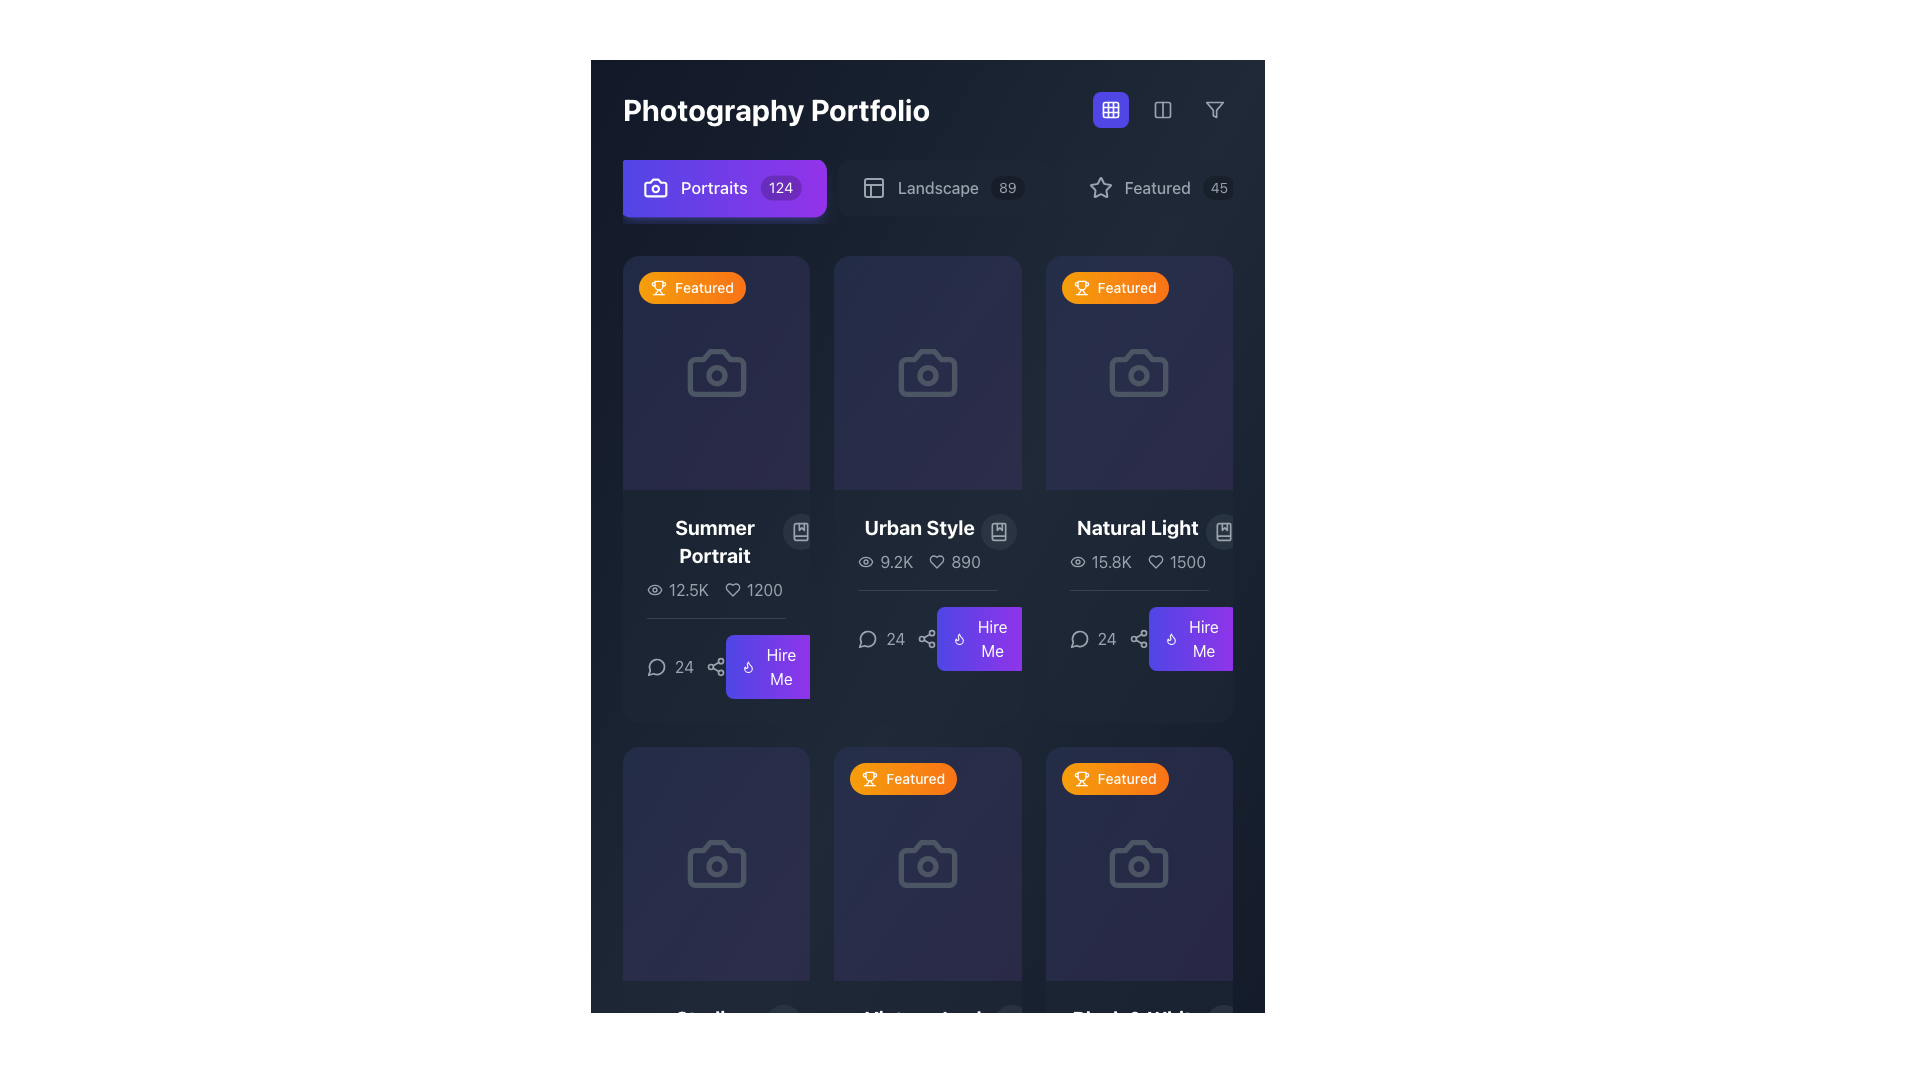 Image resolution: width=1920 pixels, height=1080 pixels. I want to click on the trophy icon within the orange 'Featured' badge above the 'Natural Light' photography project card, so click(1080, 285).